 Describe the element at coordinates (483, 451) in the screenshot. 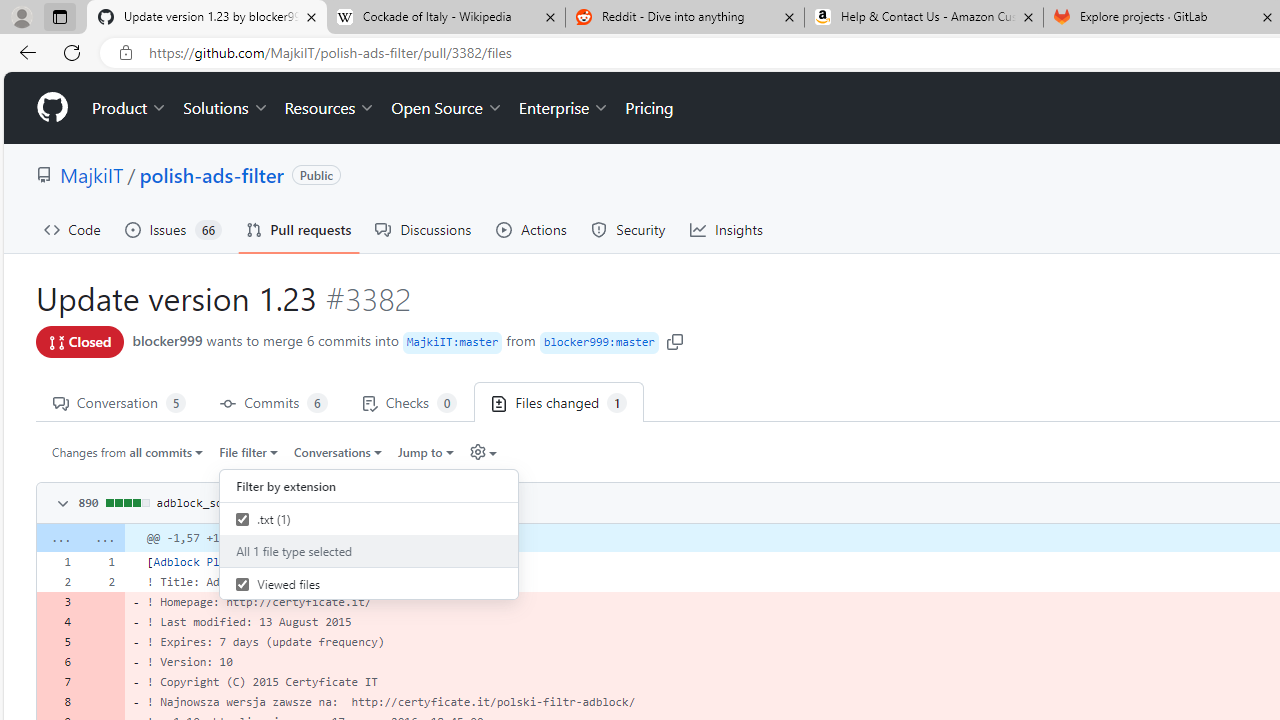

I see `'Diff settings'` at that location.